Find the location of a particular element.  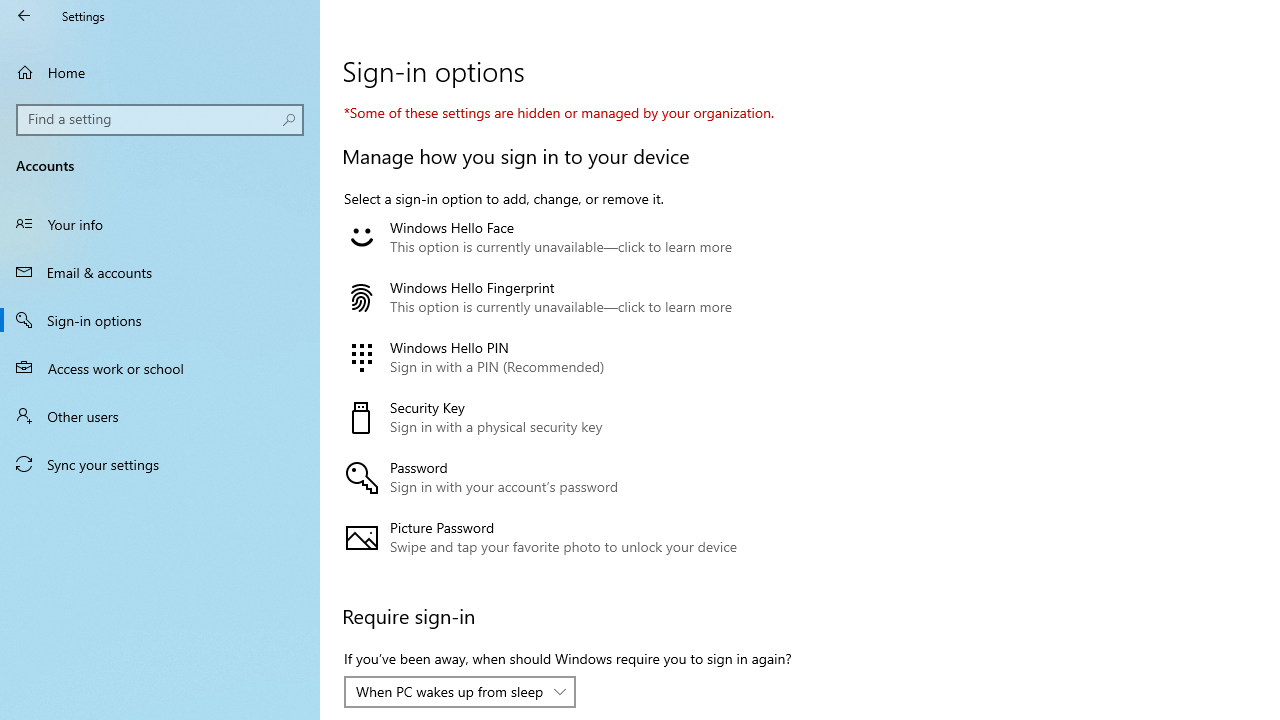

'Home' is located at coordinates (160, 71).